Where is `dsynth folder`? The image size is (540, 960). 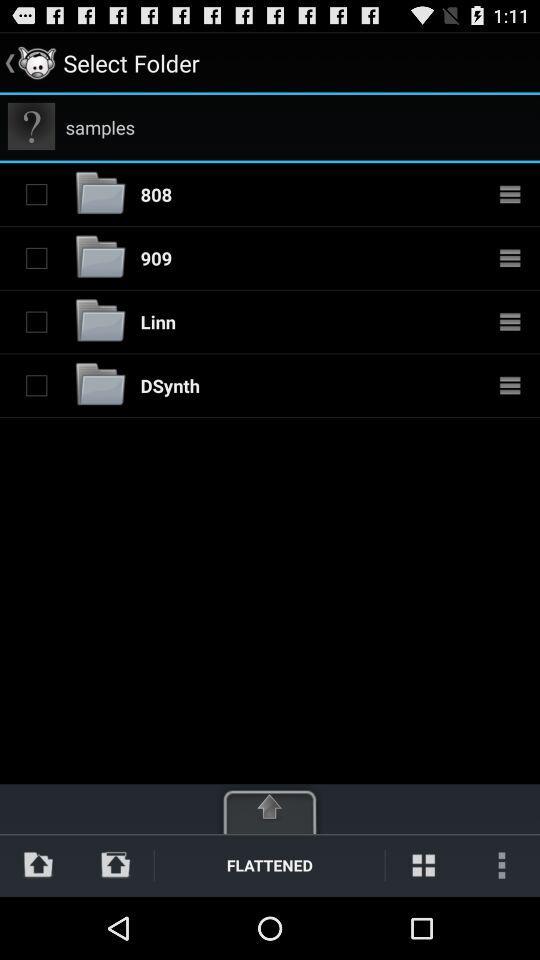
dsynth folder is located at coordinates (100, 384).